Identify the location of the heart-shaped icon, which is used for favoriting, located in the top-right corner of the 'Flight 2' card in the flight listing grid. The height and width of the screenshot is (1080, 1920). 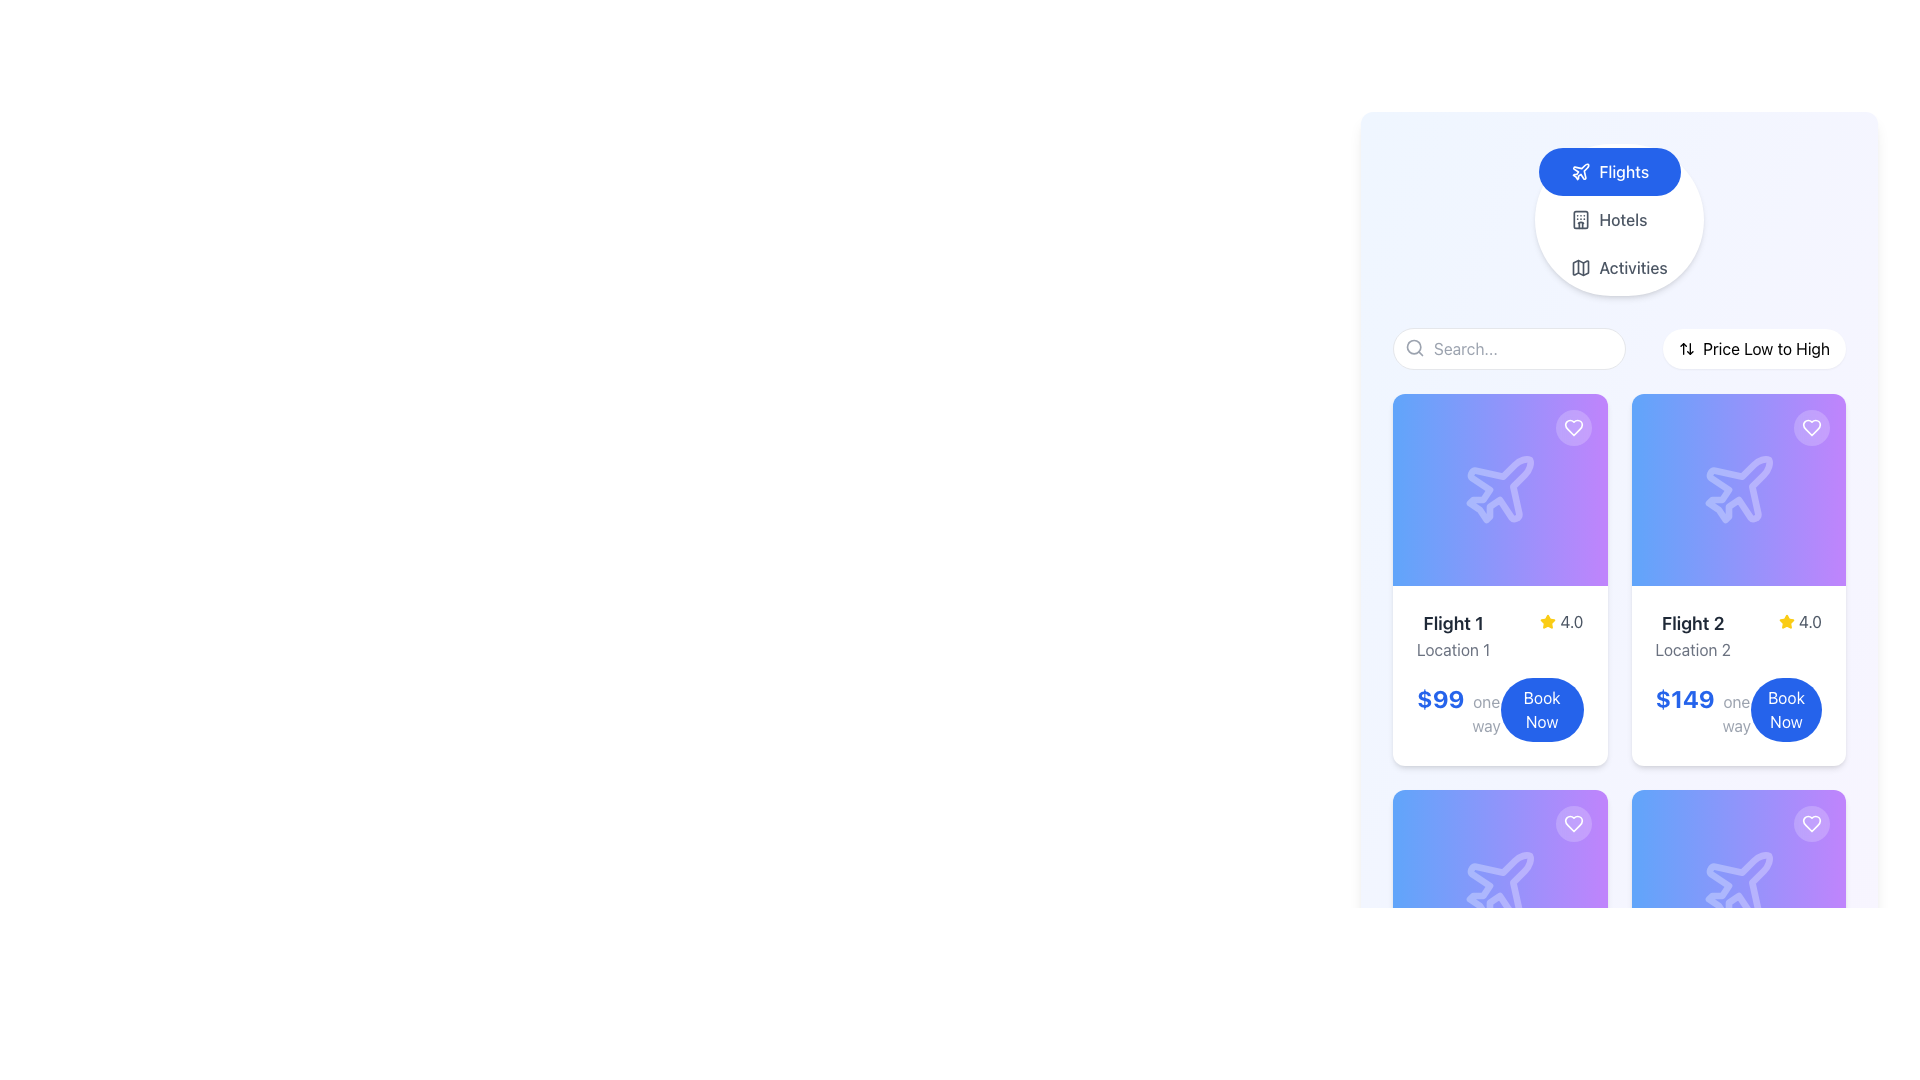
(1572, 824).